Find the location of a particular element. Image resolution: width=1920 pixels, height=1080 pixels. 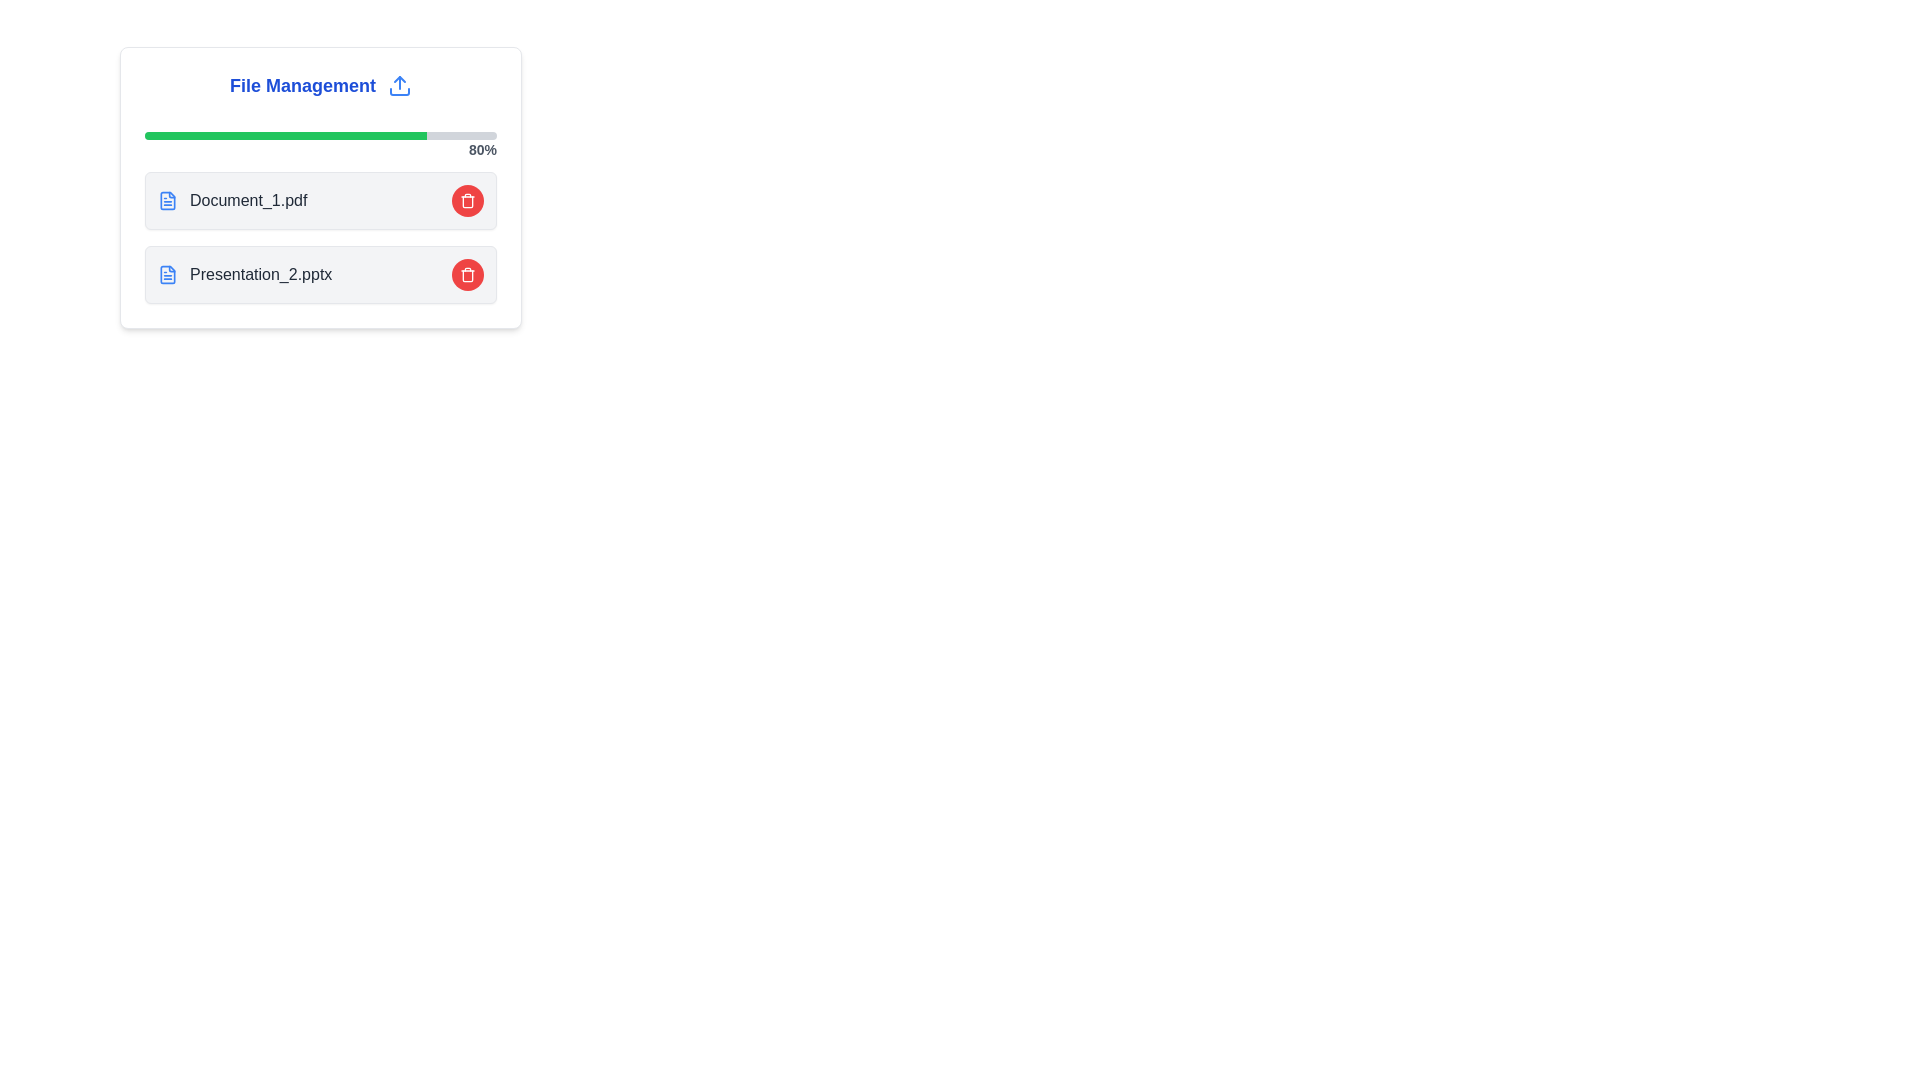

the document icon with a blue outline, which is positioned to the left of the 'Document_1.pdf' text is located at coordinates (168, 200).